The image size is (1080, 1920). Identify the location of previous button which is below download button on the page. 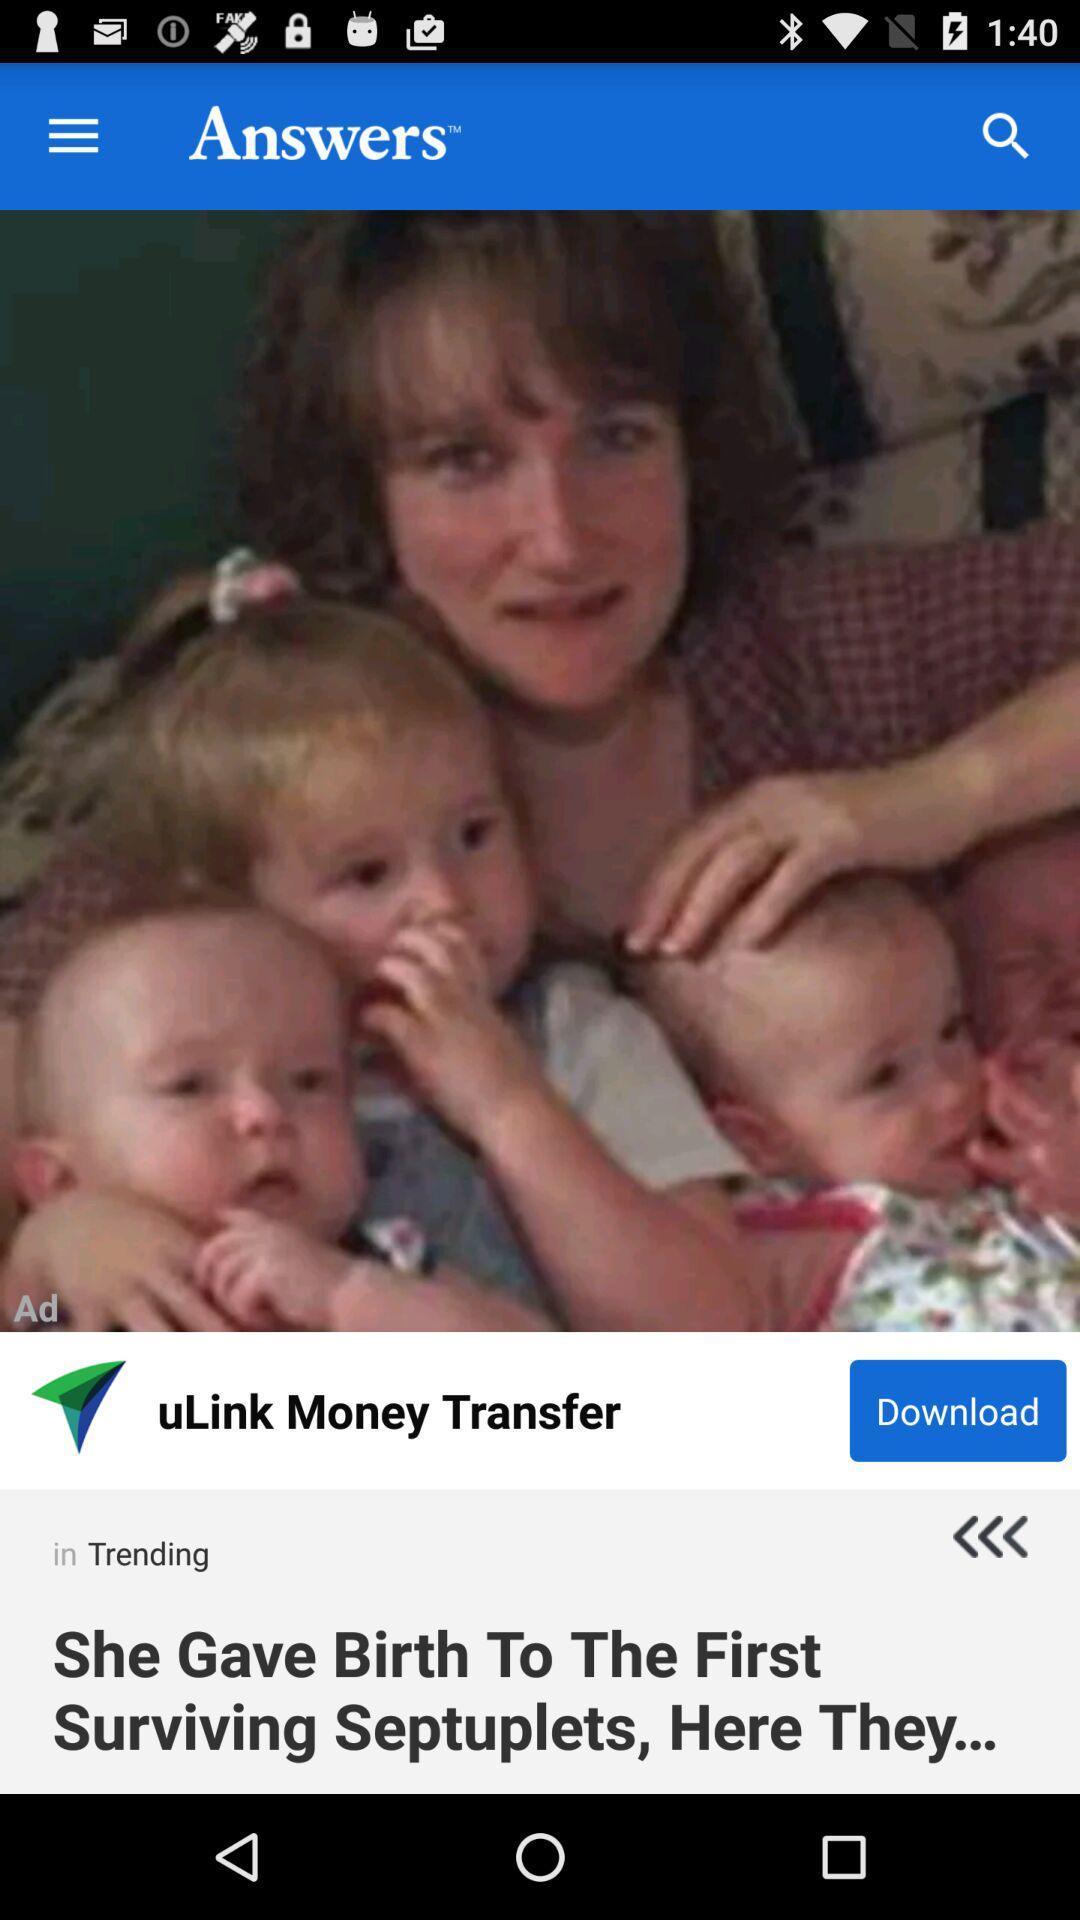
(964, 1535).